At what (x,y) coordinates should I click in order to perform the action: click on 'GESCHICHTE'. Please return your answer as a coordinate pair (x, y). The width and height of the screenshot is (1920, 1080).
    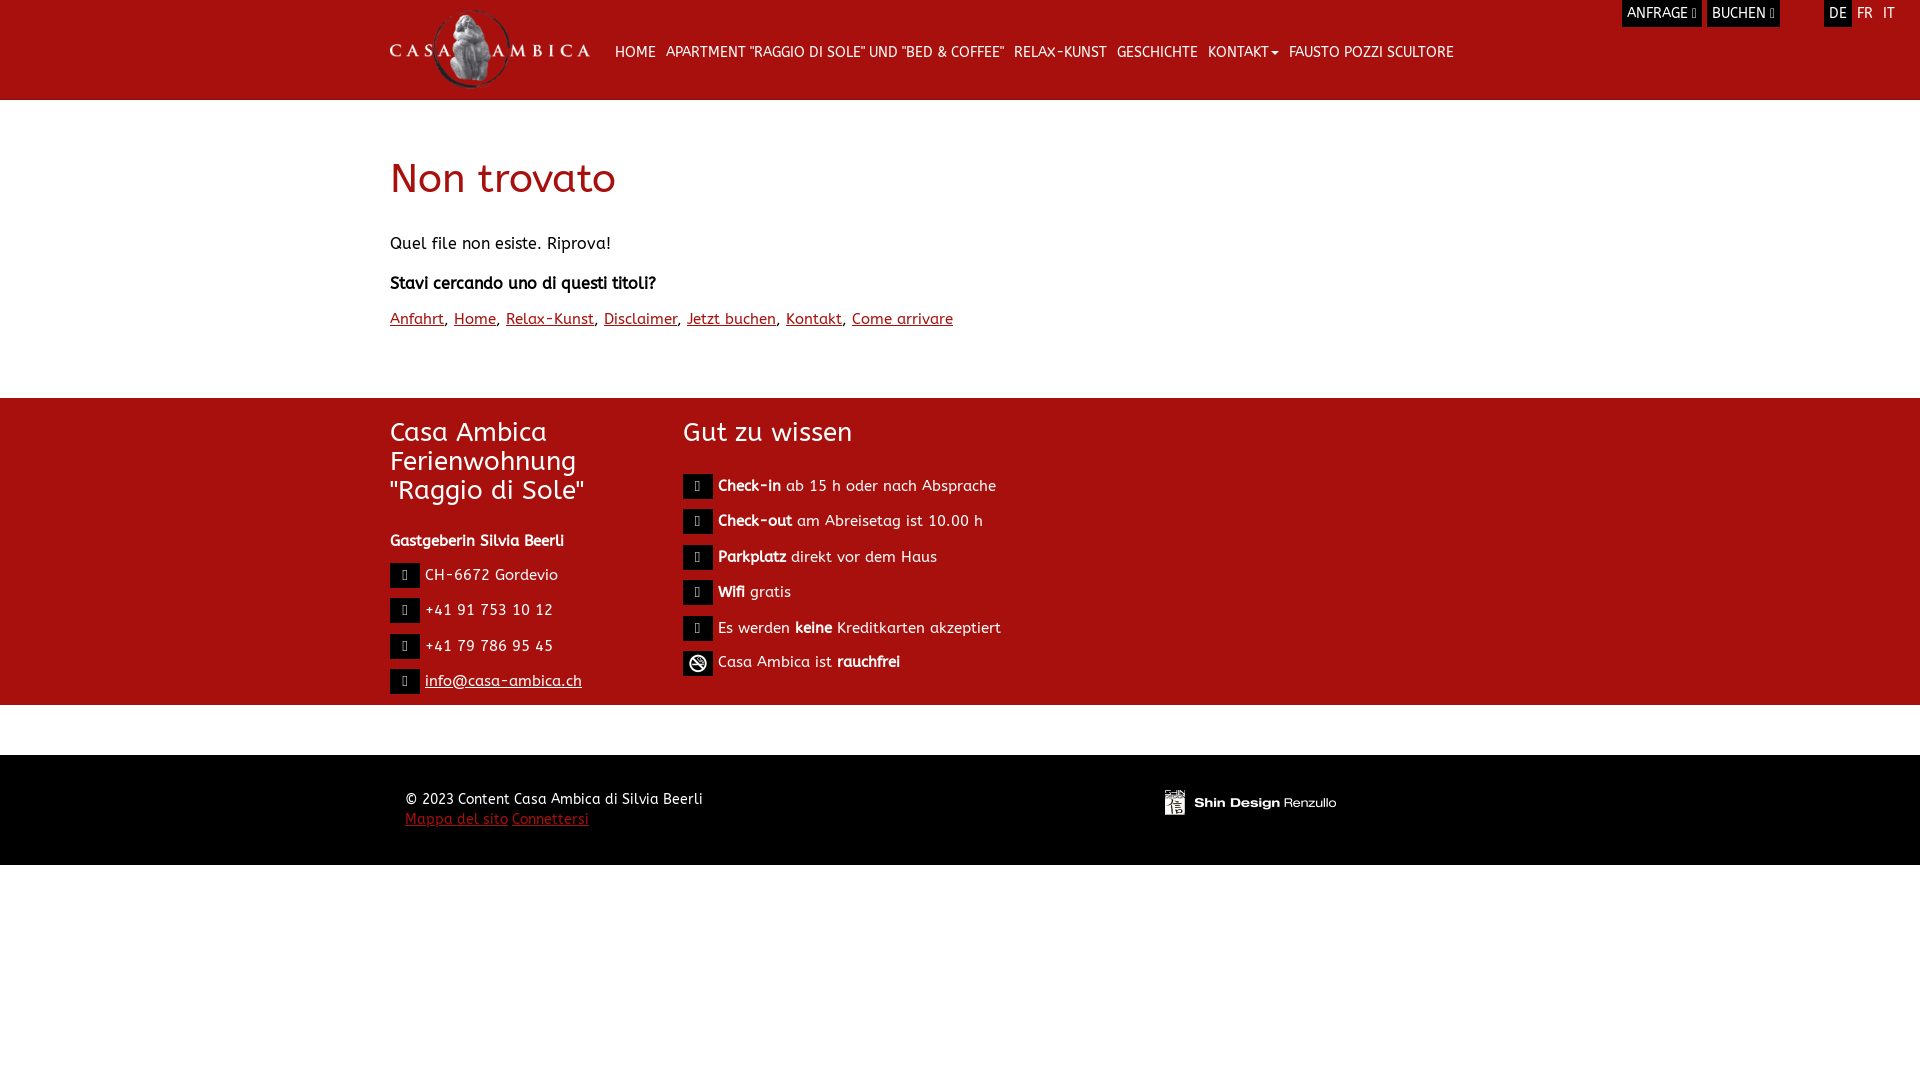
    Looking at the image, I should click on (1111, 51).